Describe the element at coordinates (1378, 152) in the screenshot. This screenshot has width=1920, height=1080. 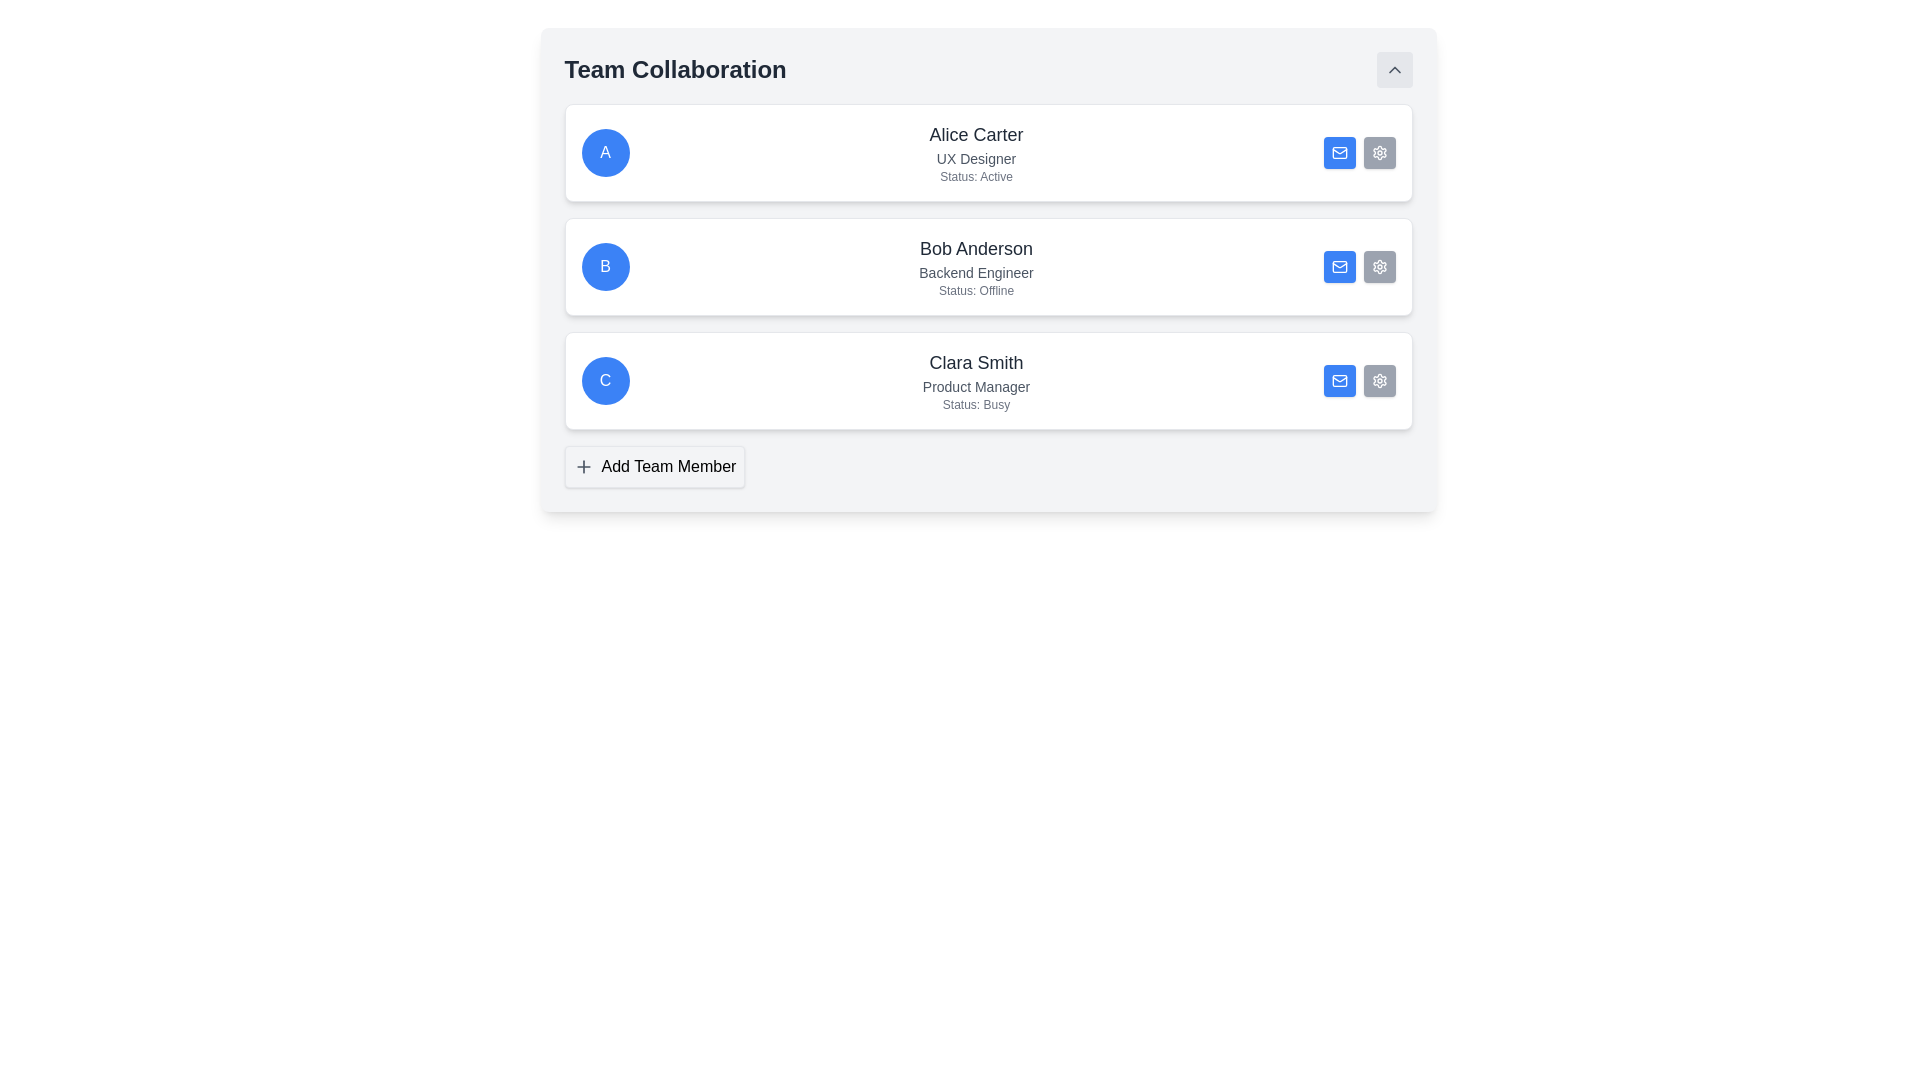
I see `the square gray button with a white gear icon, located to the right of the blue button with a white envelope icon, to observe the hover effect` at that location.